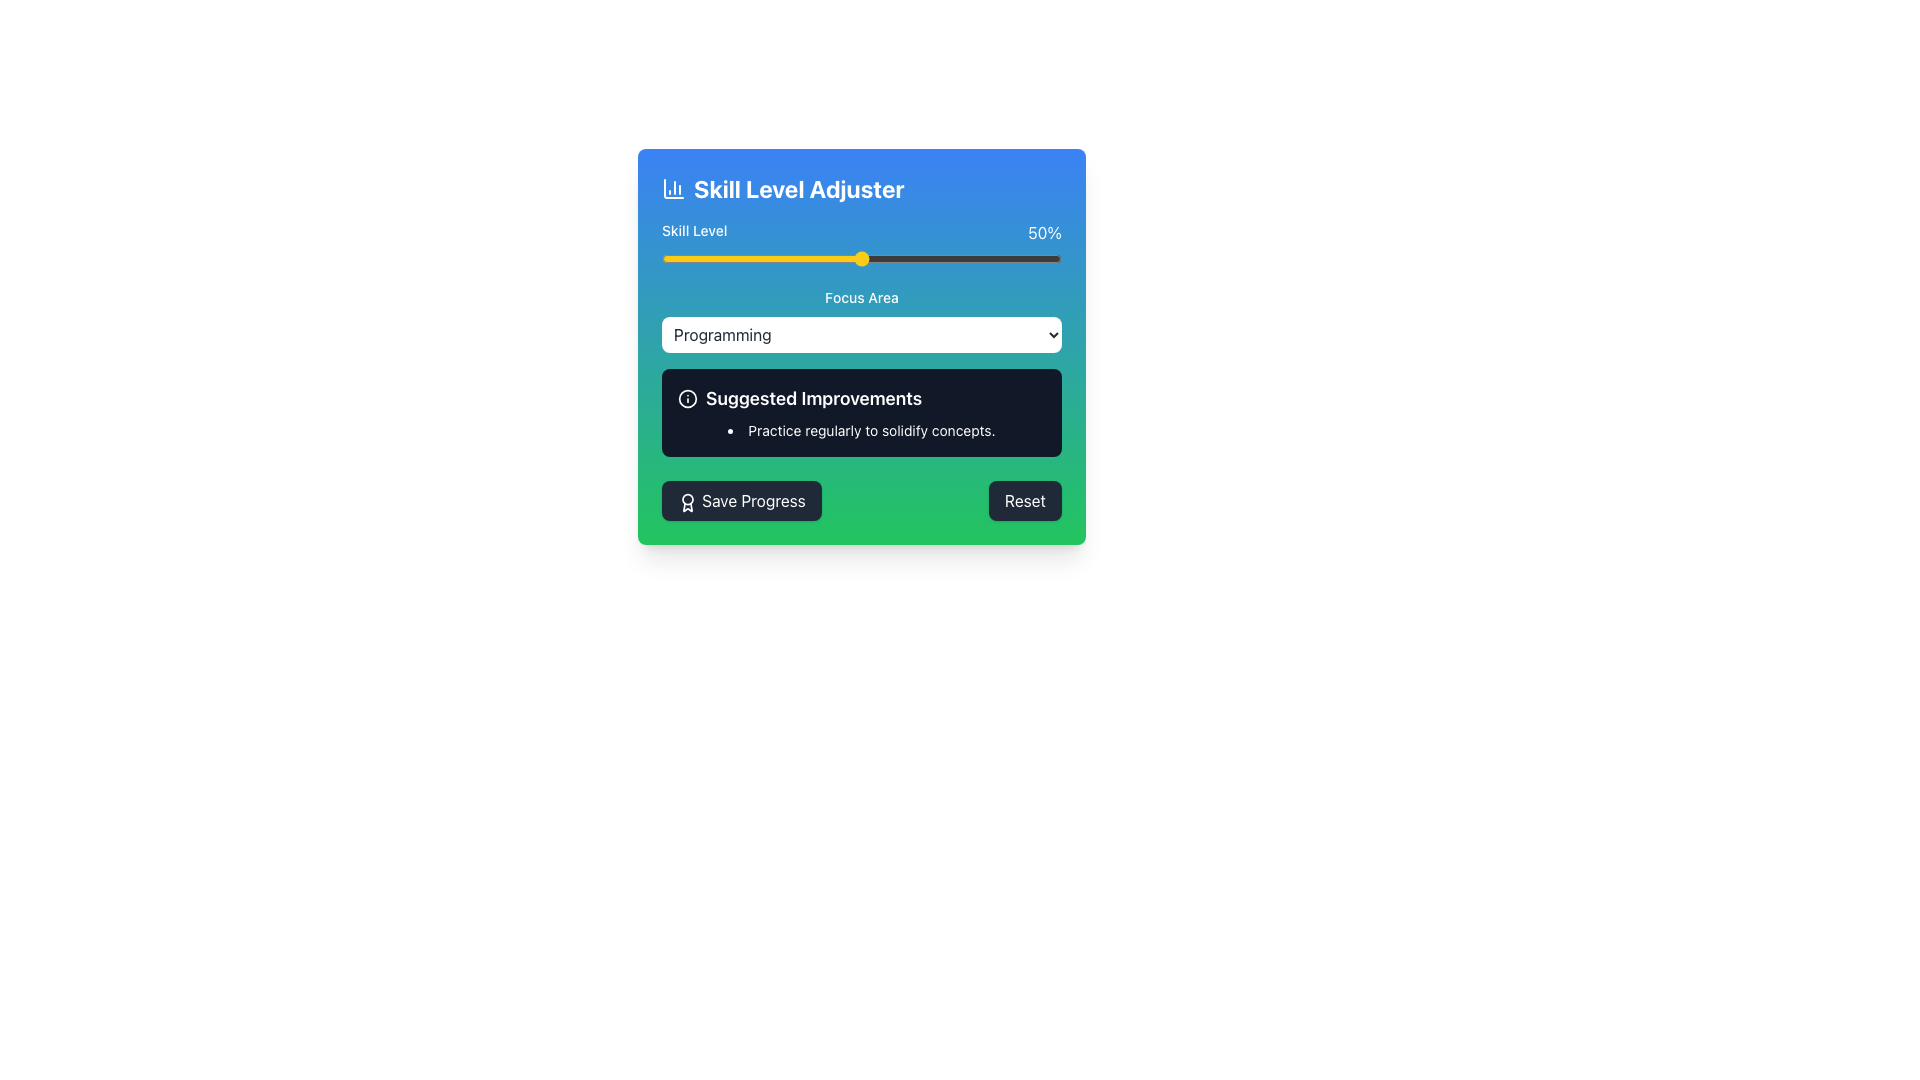 This screenshot has width=1920, height=1080. I want to click on the slider, so click(862, 257).